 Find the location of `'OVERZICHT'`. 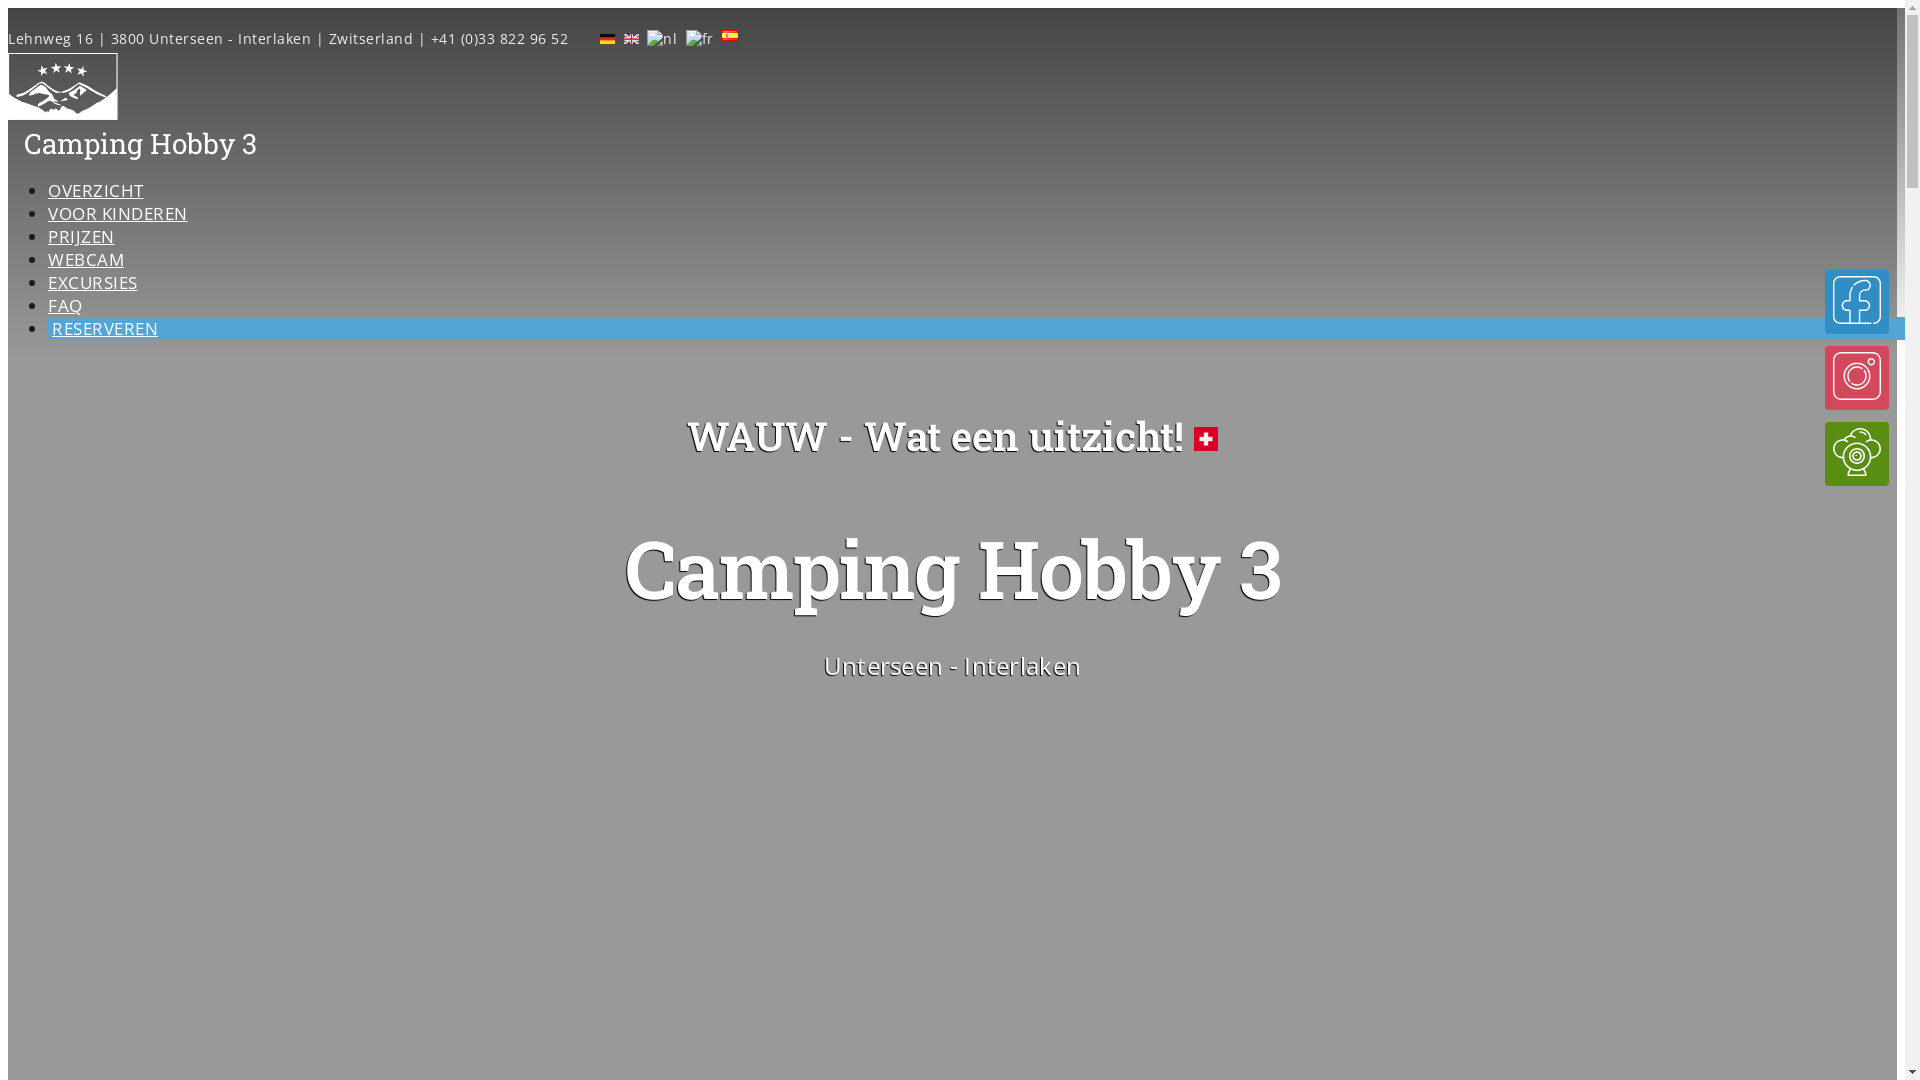

'OVERZICHT' is located at coordinates (95, 190).